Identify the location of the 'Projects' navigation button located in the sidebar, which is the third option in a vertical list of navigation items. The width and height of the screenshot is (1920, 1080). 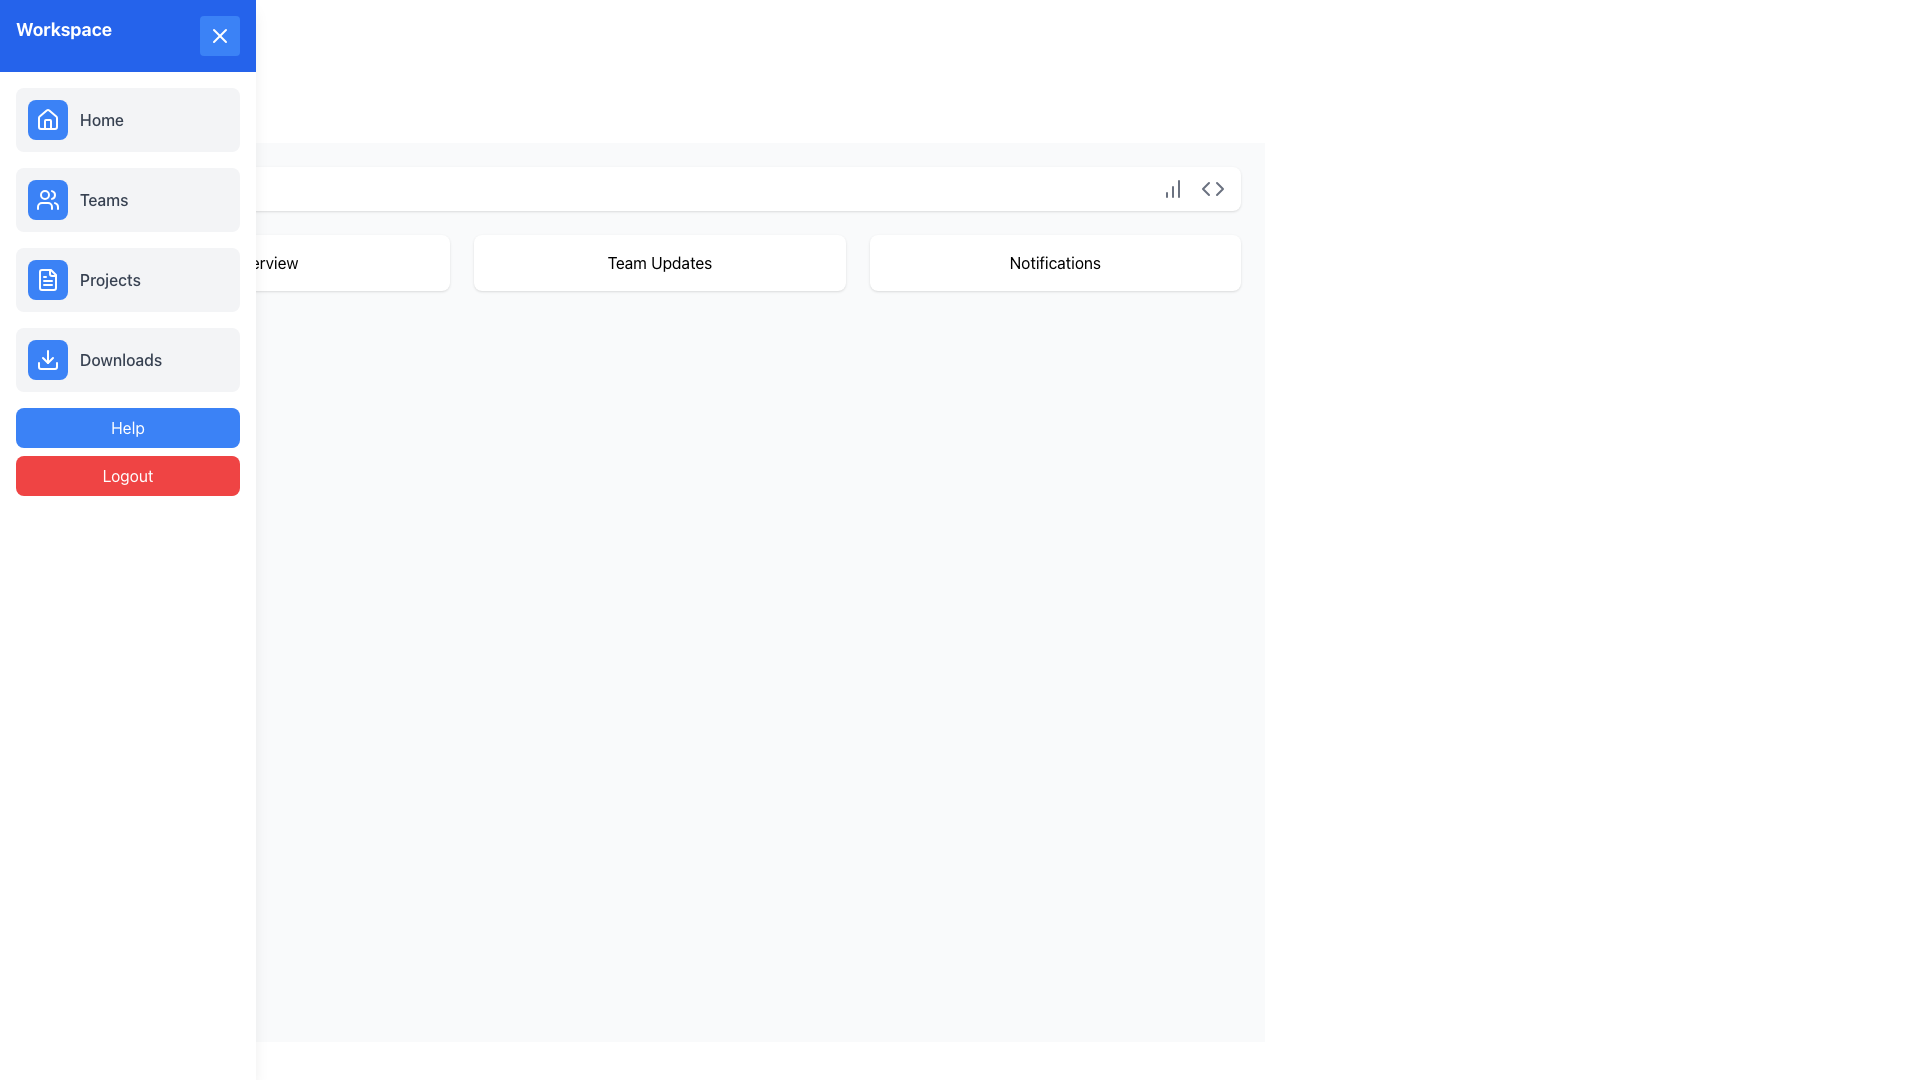
(127, 280).